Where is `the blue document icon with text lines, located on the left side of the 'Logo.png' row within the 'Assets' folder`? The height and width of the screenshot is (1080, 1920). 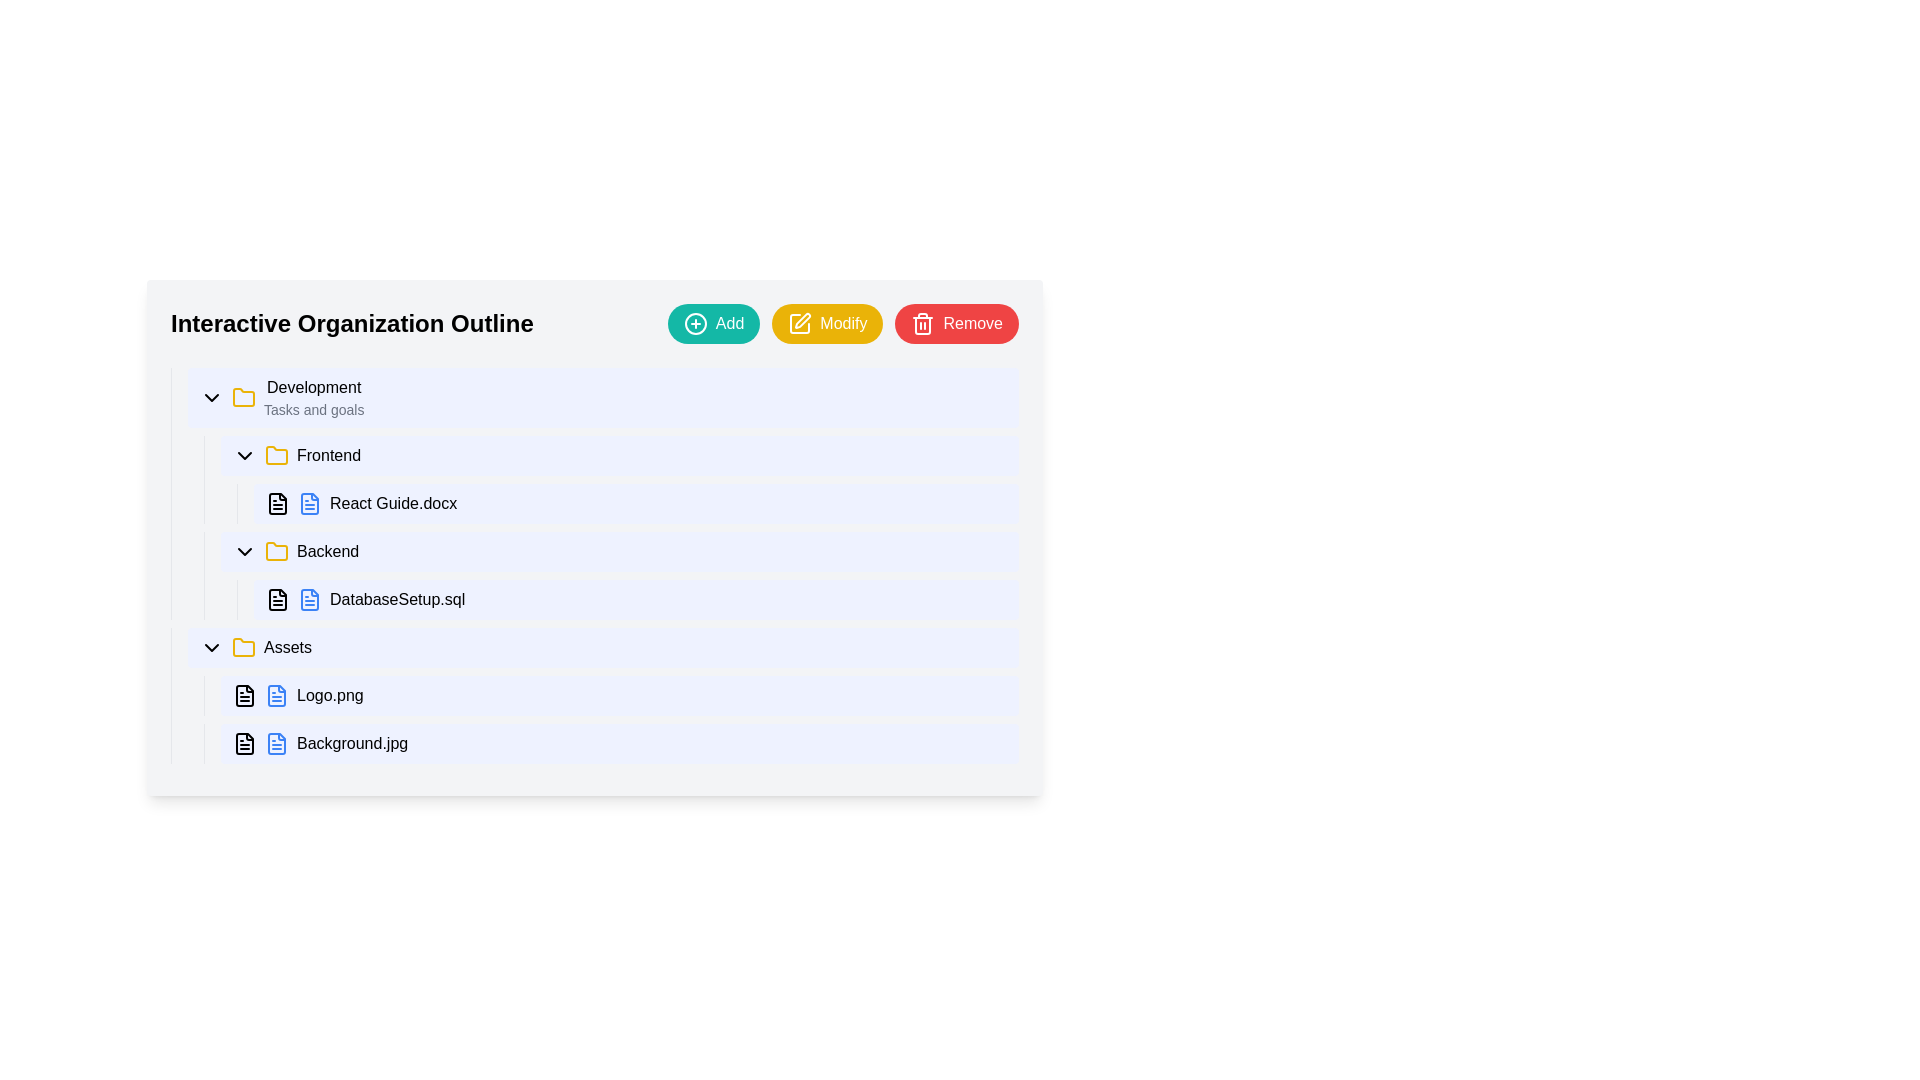
the blue document icon with text lines, located on the left side of the 'Logo.png' row within the 'Assets' folder is located at coordinates (276, 694).